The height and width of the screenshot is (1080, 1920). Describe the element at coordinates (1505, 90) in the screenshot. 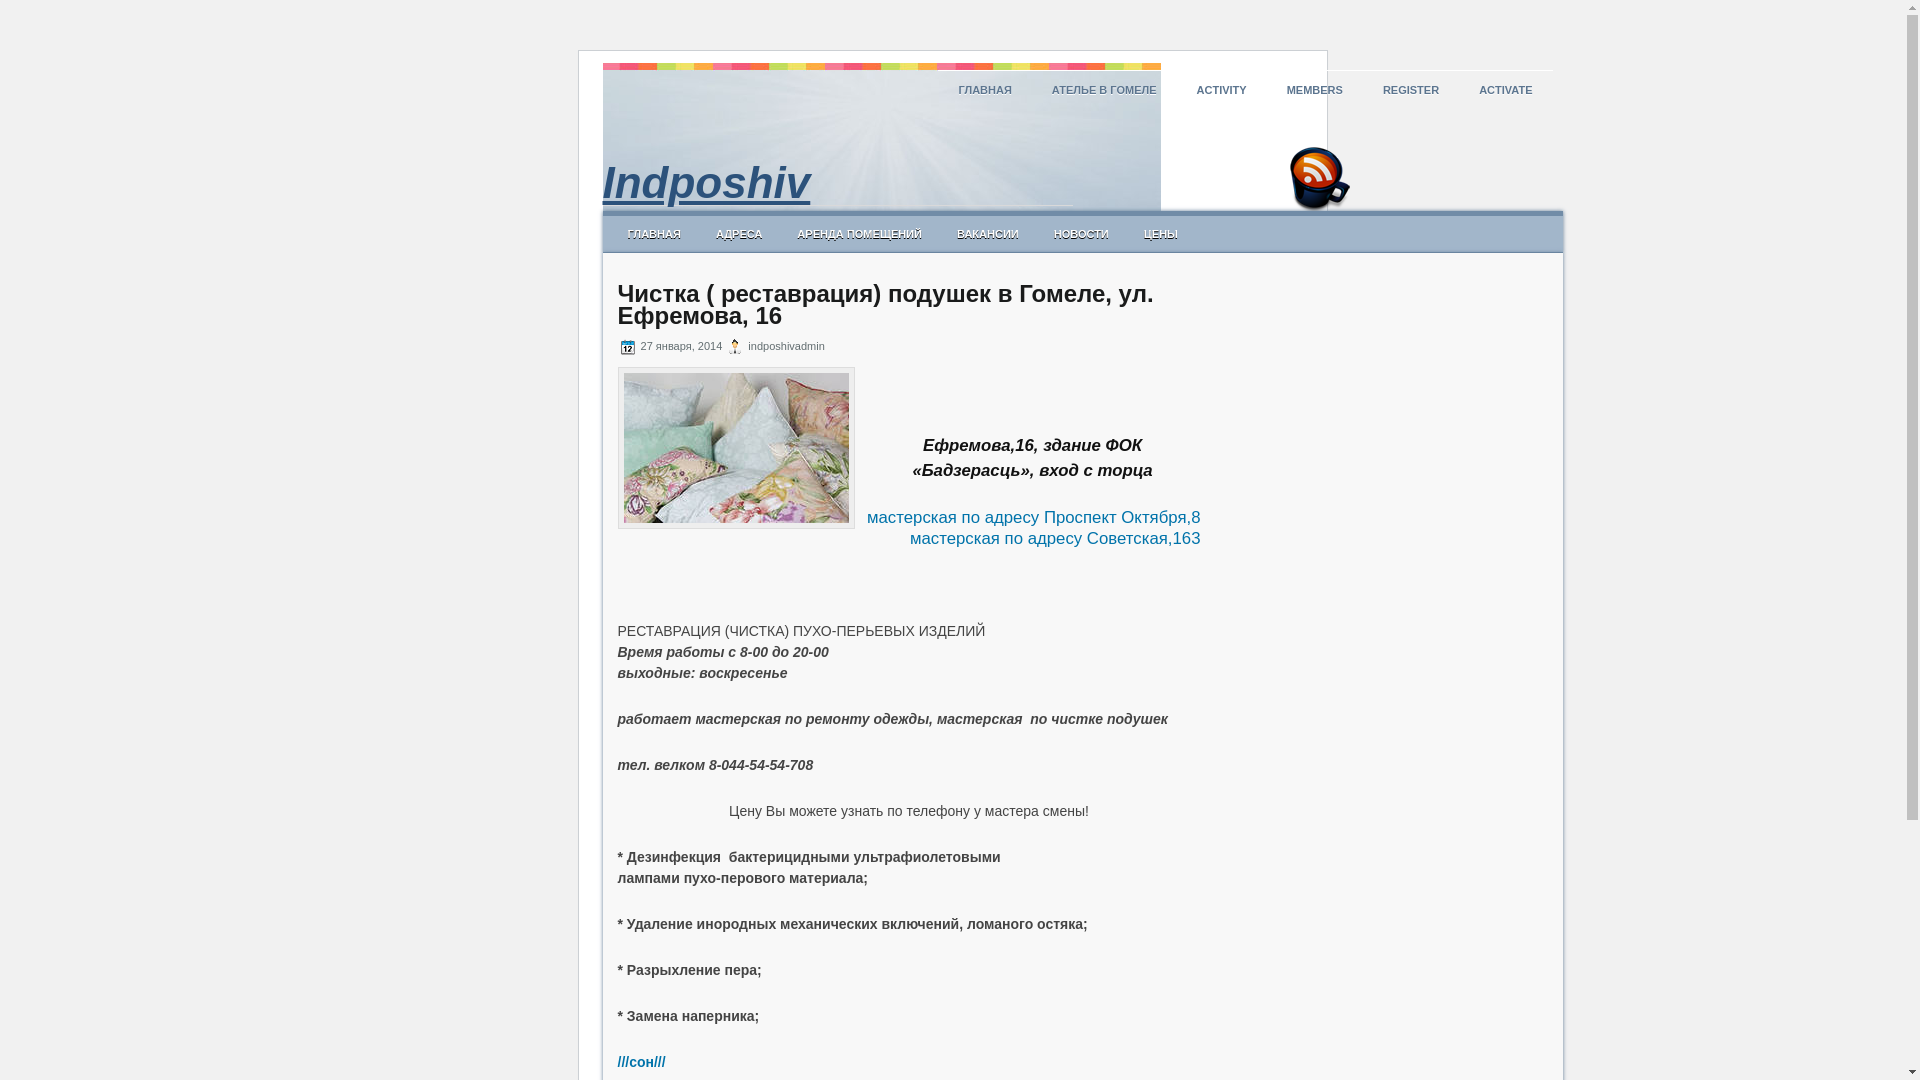

I see `'ACTIVATE'` at that location.